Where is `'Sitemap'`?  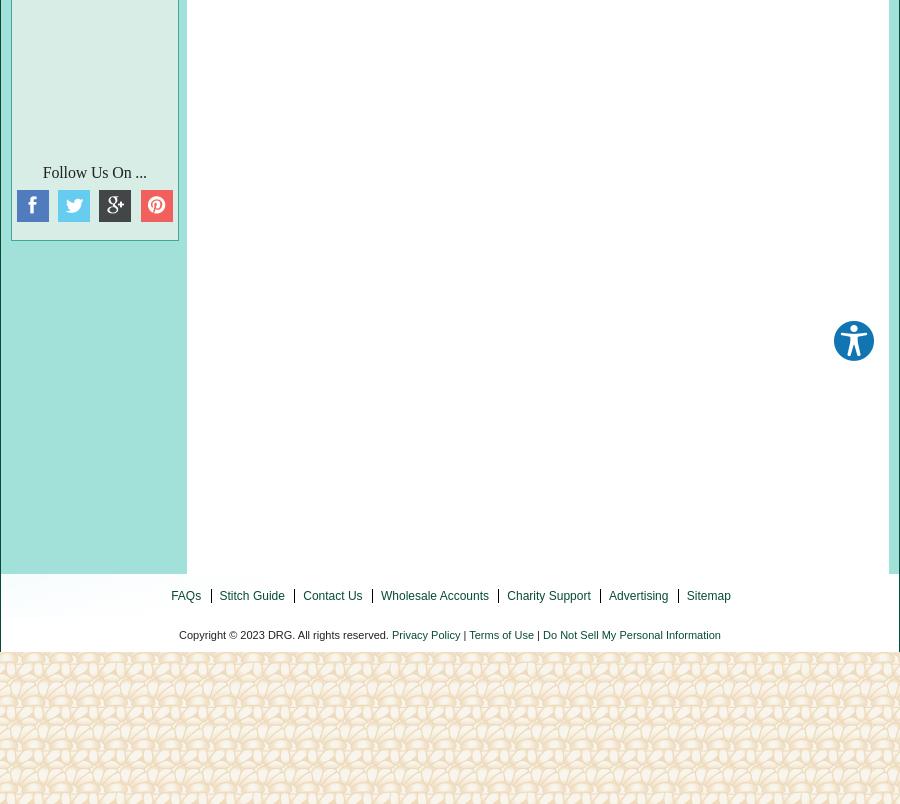 'Sitemap' is located at coordinates (707, 593).